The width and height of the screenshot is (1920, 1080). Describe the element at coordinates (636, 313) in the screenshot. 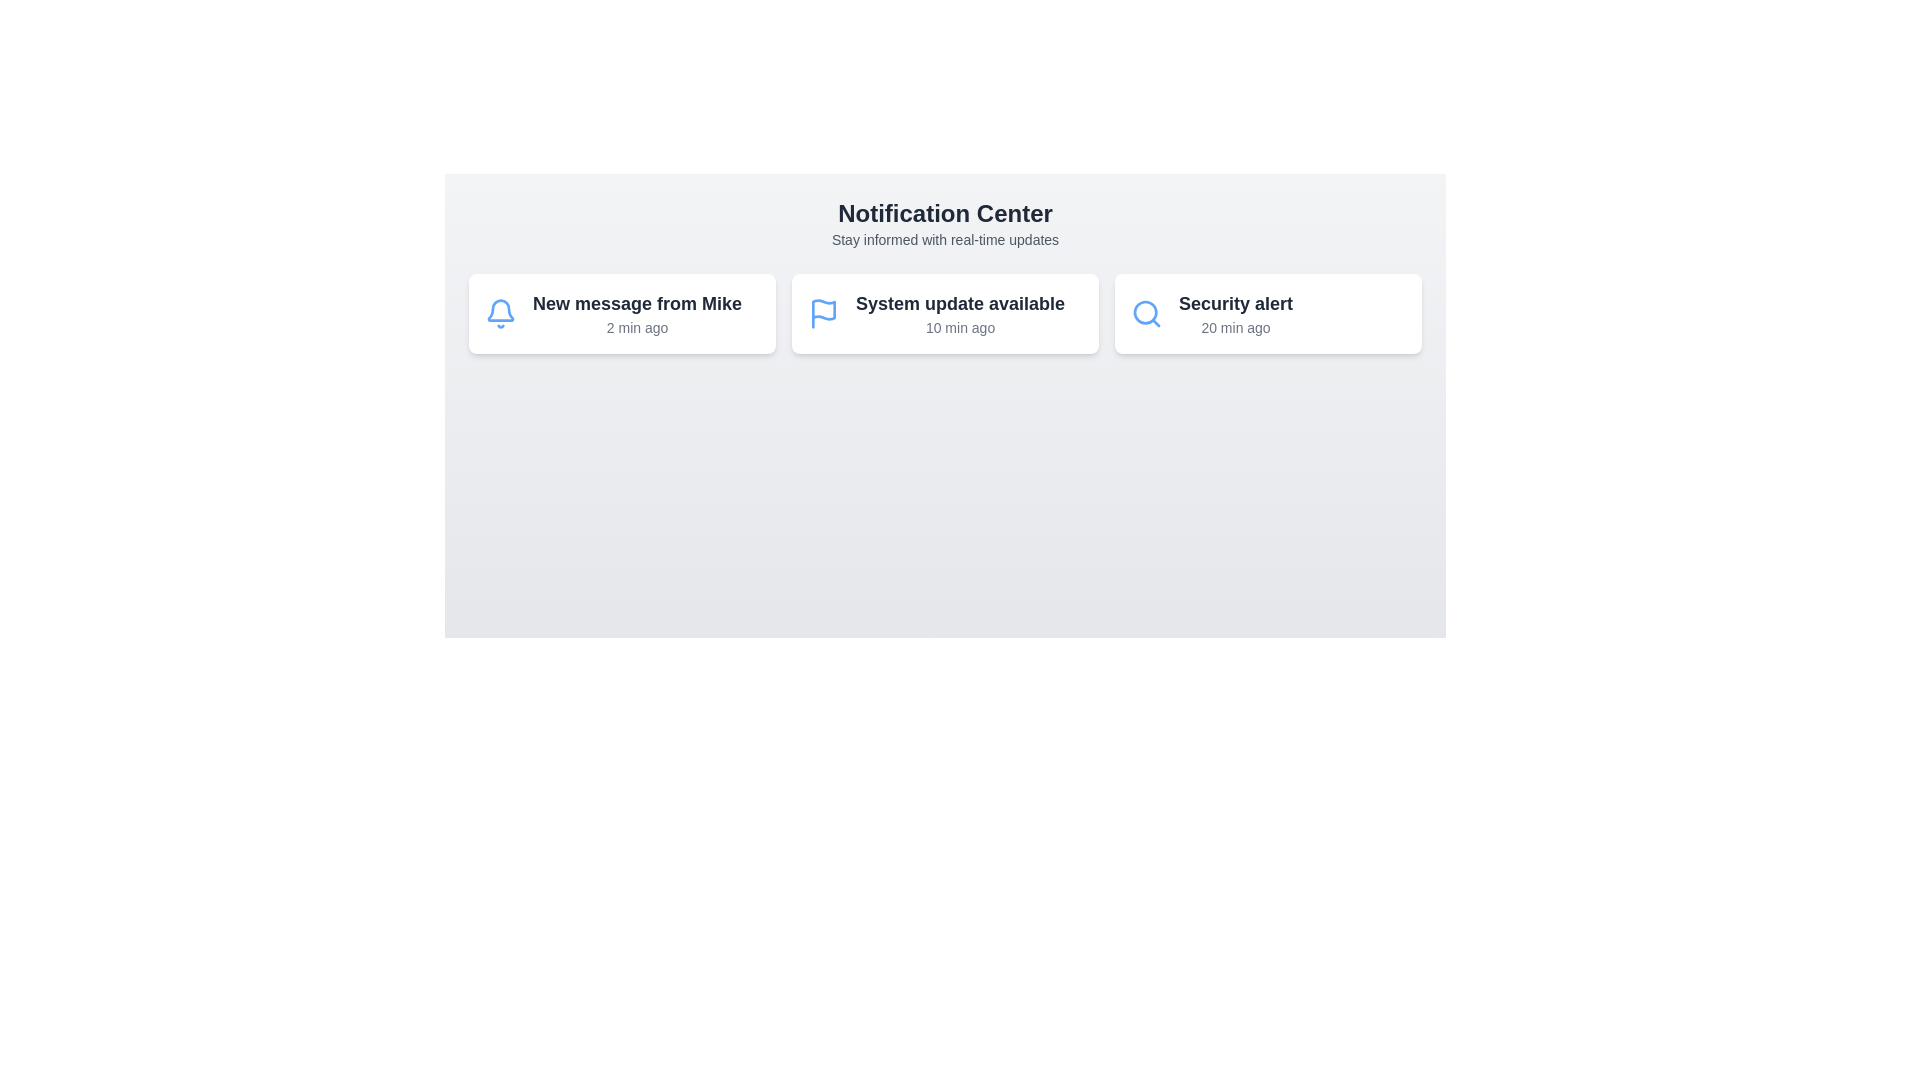

I see `the Text block element displaying 'New message from Mike' followed by '2 min ago' located in the top-left corner of the card with a blue bell icon` at that location.